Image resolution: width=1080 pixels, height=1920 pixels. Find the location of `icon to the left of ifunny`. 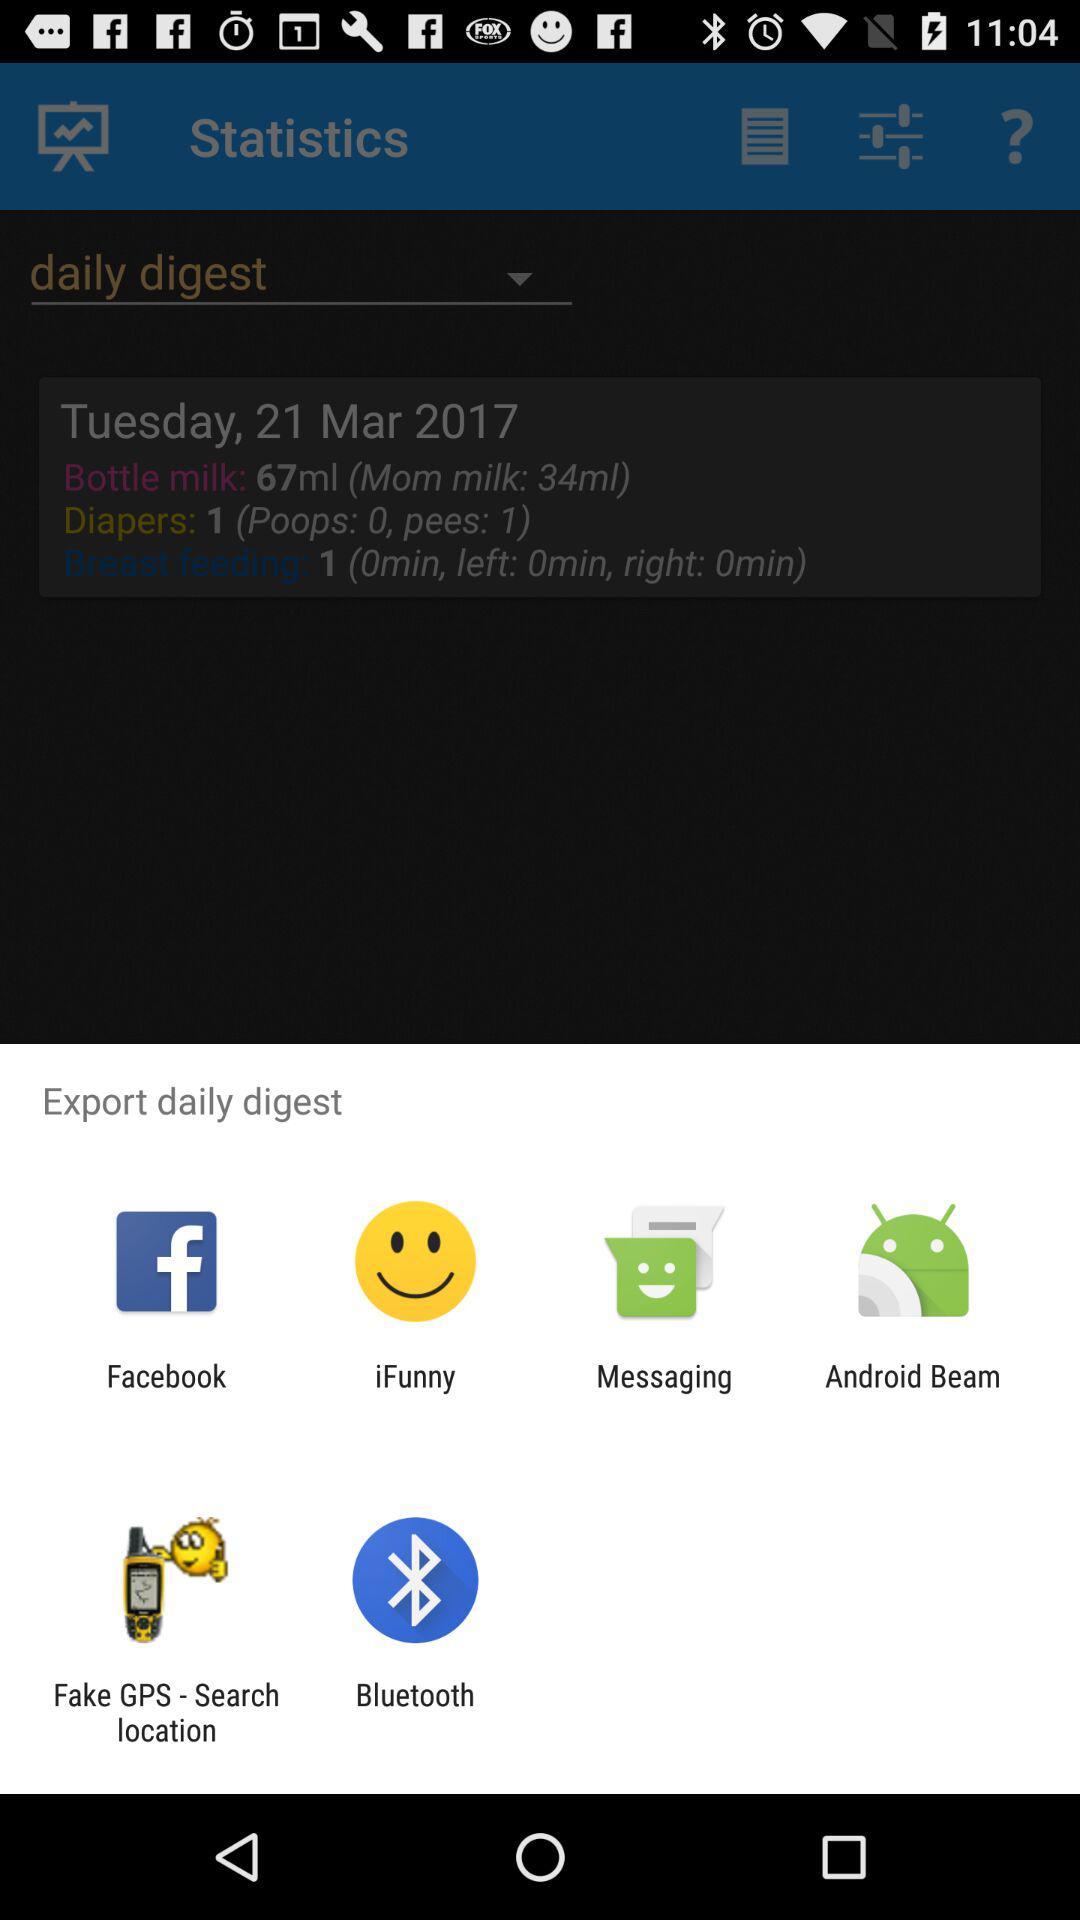

icon to the left of ifunny is located at coordinates (165, 1392).